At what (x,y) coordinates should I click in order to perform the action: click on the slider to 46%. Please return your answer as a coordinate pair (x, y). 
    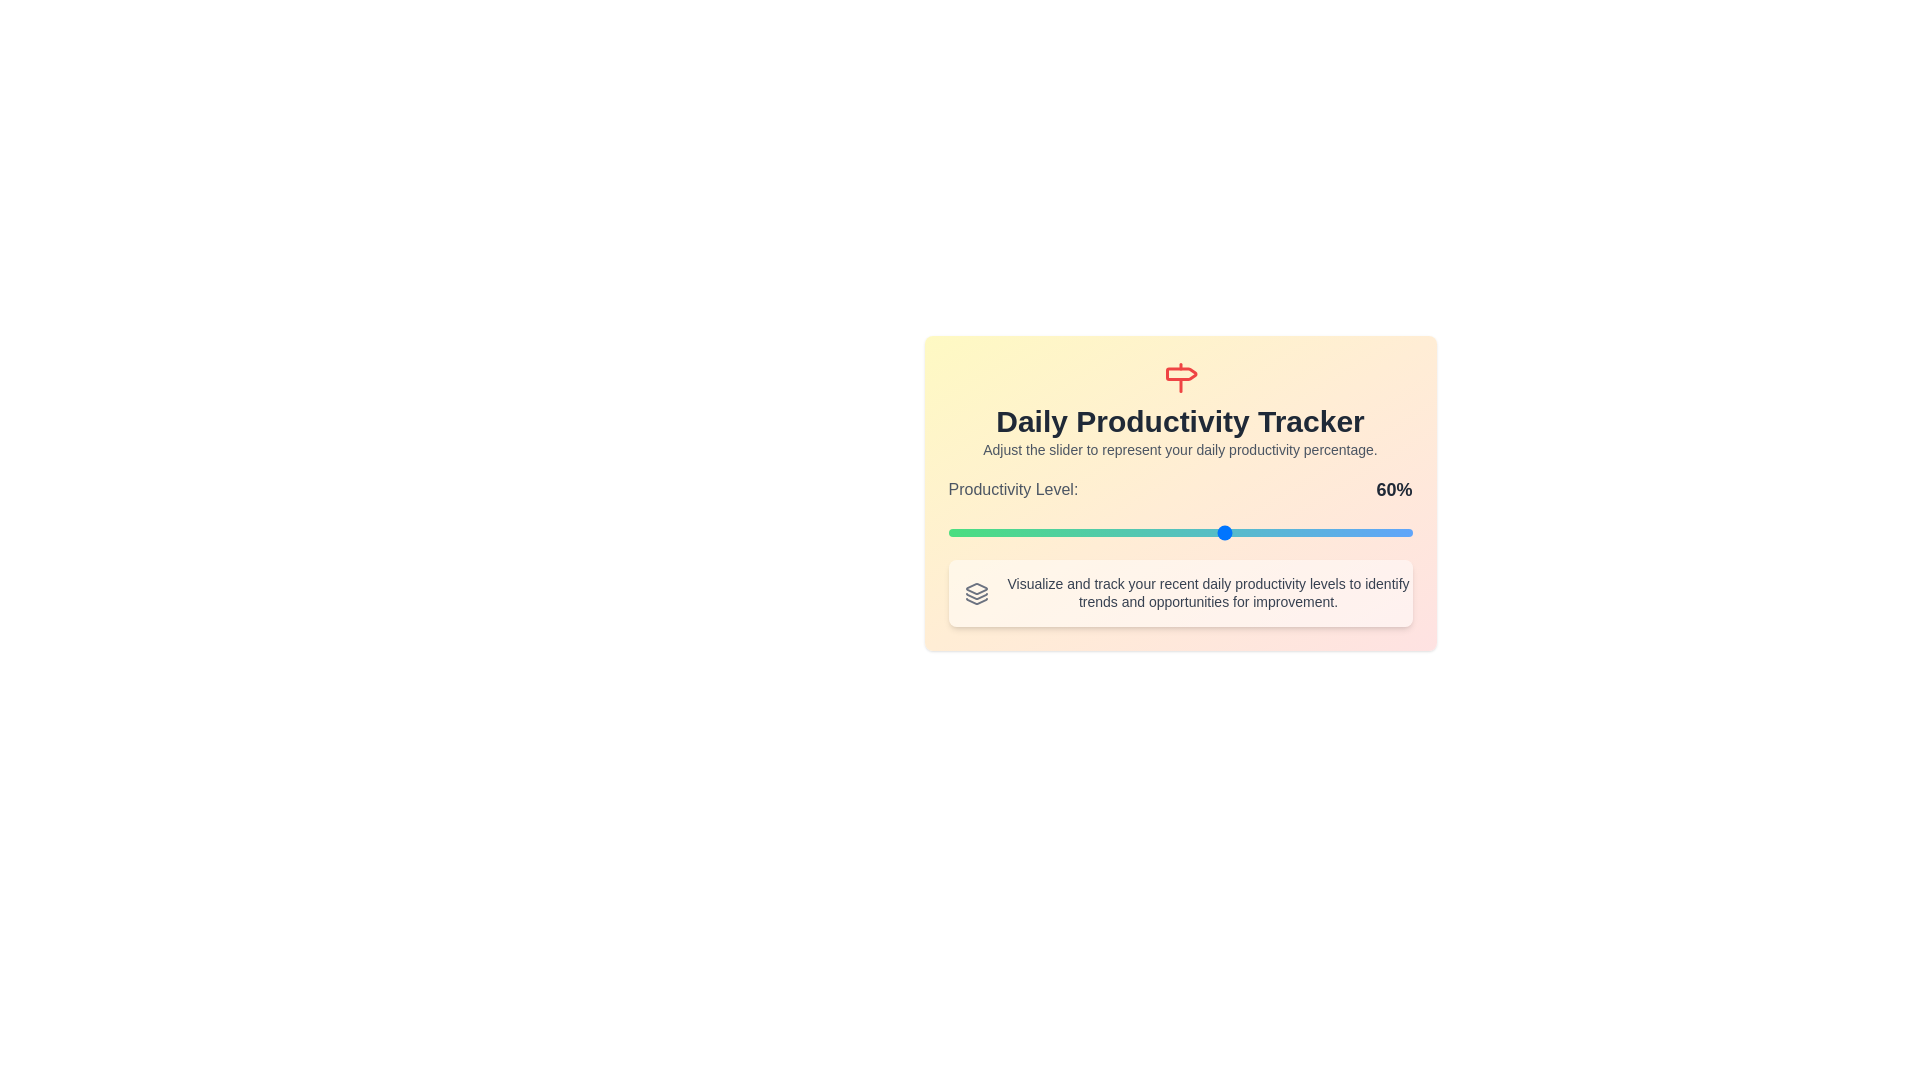
    Looking at the image, I should click on (1161, 531).